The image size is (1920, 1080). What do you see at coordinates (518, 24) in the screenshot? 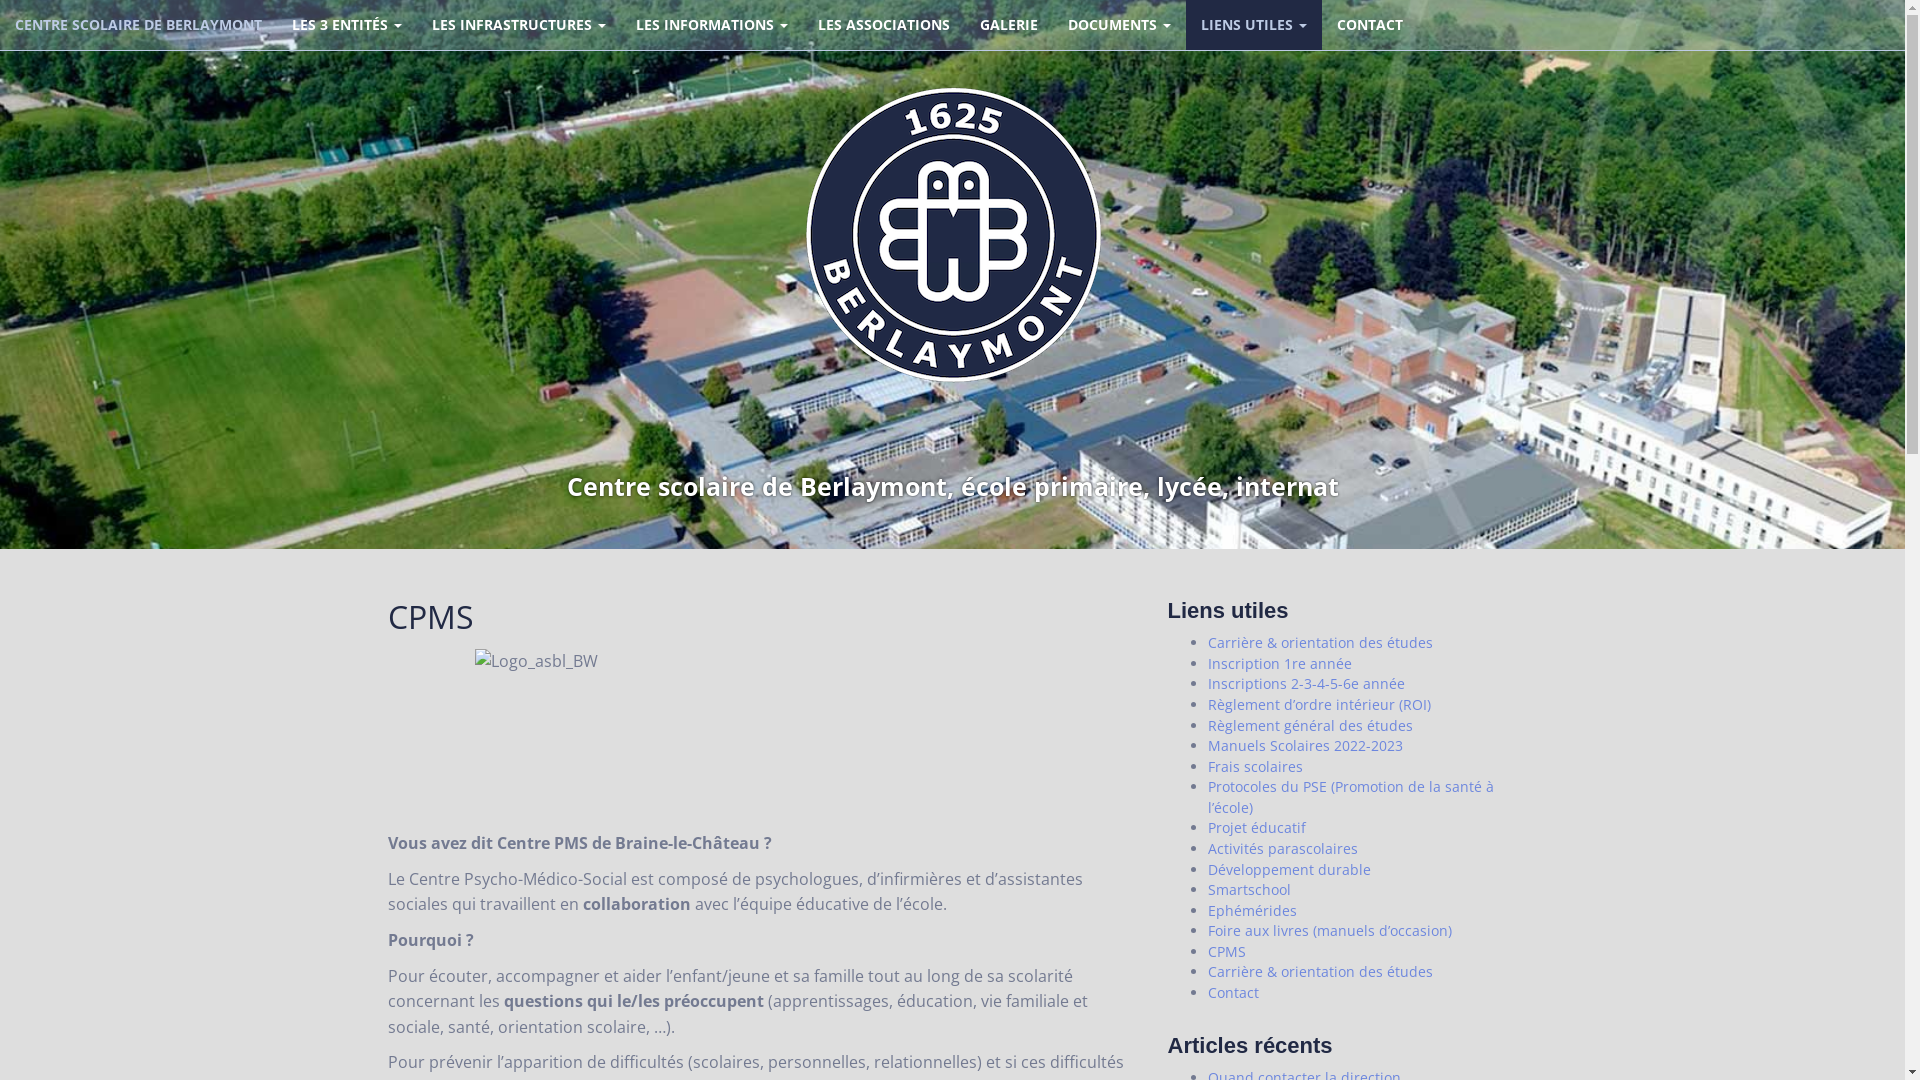
I see `'LES INFRASTRUCTURES'` at bounding box center [518, 24].